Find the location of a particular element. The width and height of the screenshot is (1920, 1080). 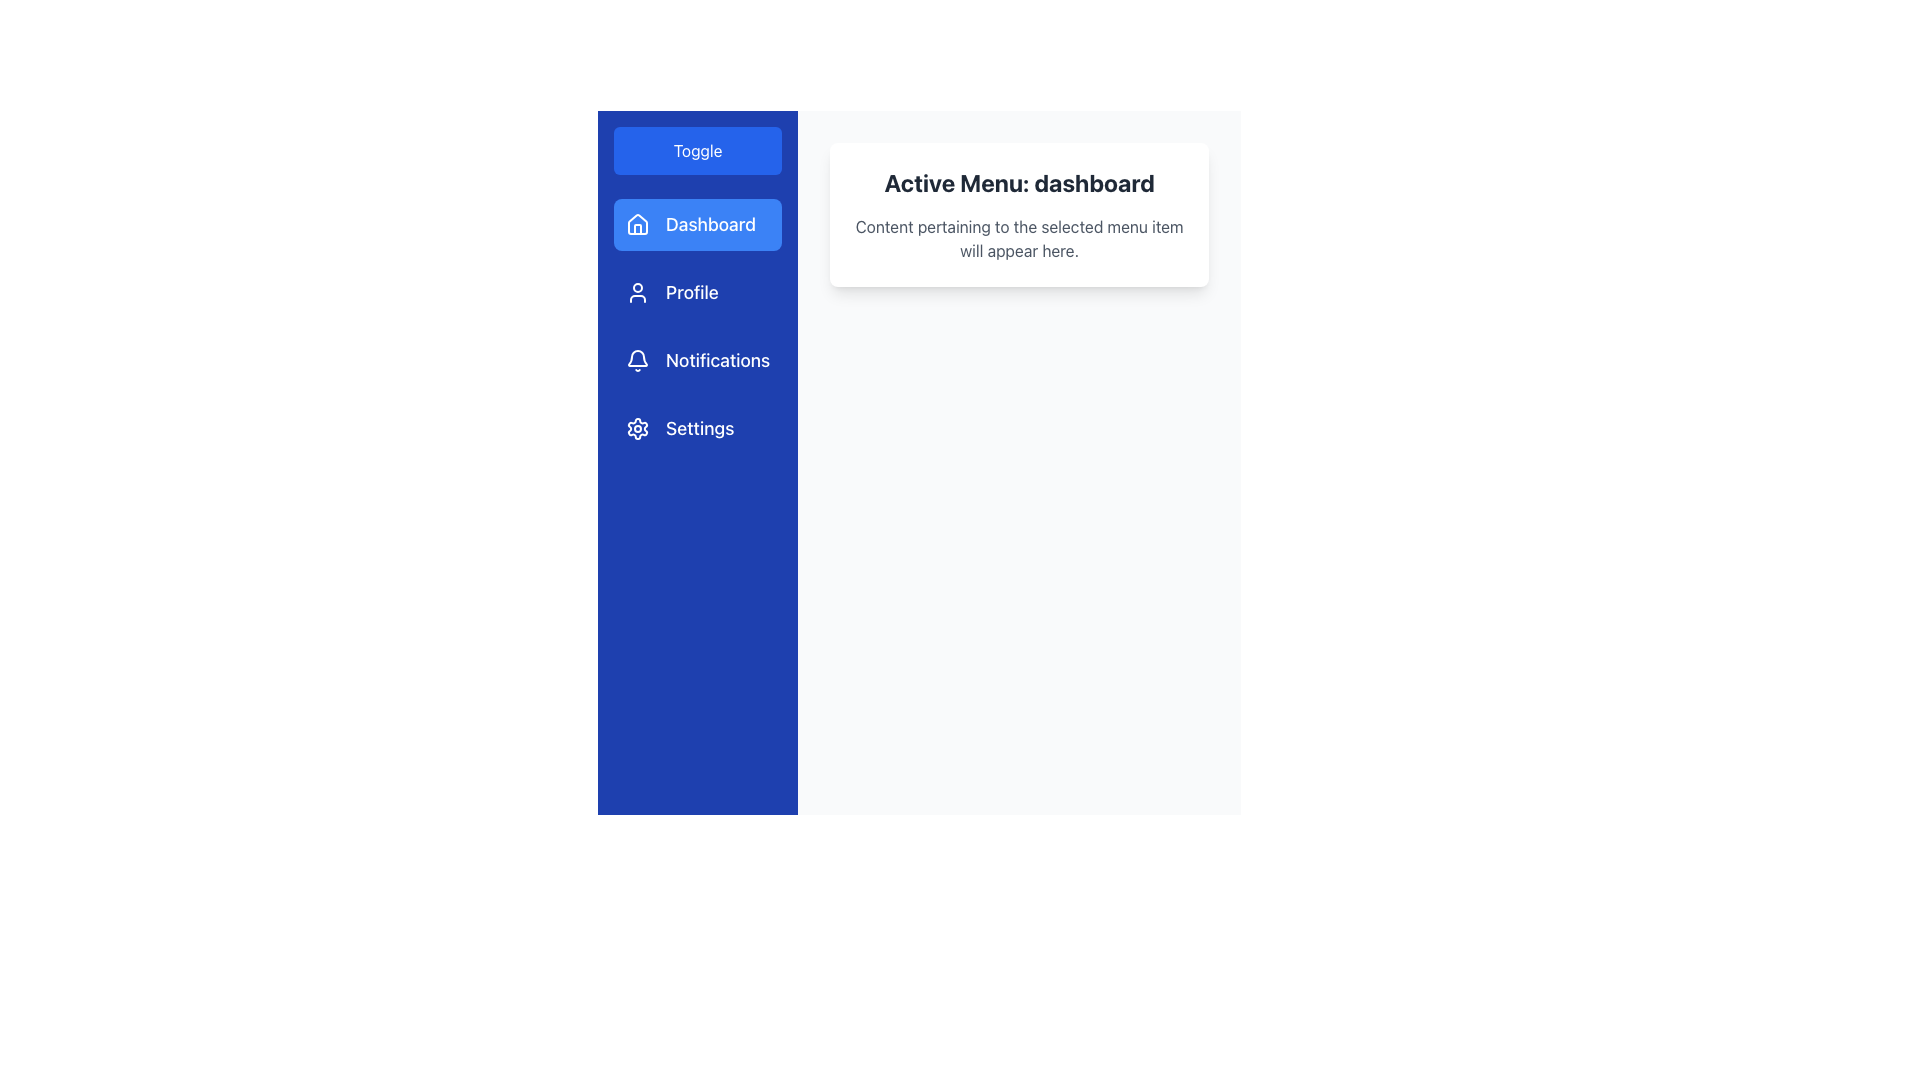

the 'Profile' text label in the vertical navigation bar, which is styled with a bold, white font on a blue background, located below the 'Dashboard' and above the 'Notifications' menu items is located at coordinates (692, 293).